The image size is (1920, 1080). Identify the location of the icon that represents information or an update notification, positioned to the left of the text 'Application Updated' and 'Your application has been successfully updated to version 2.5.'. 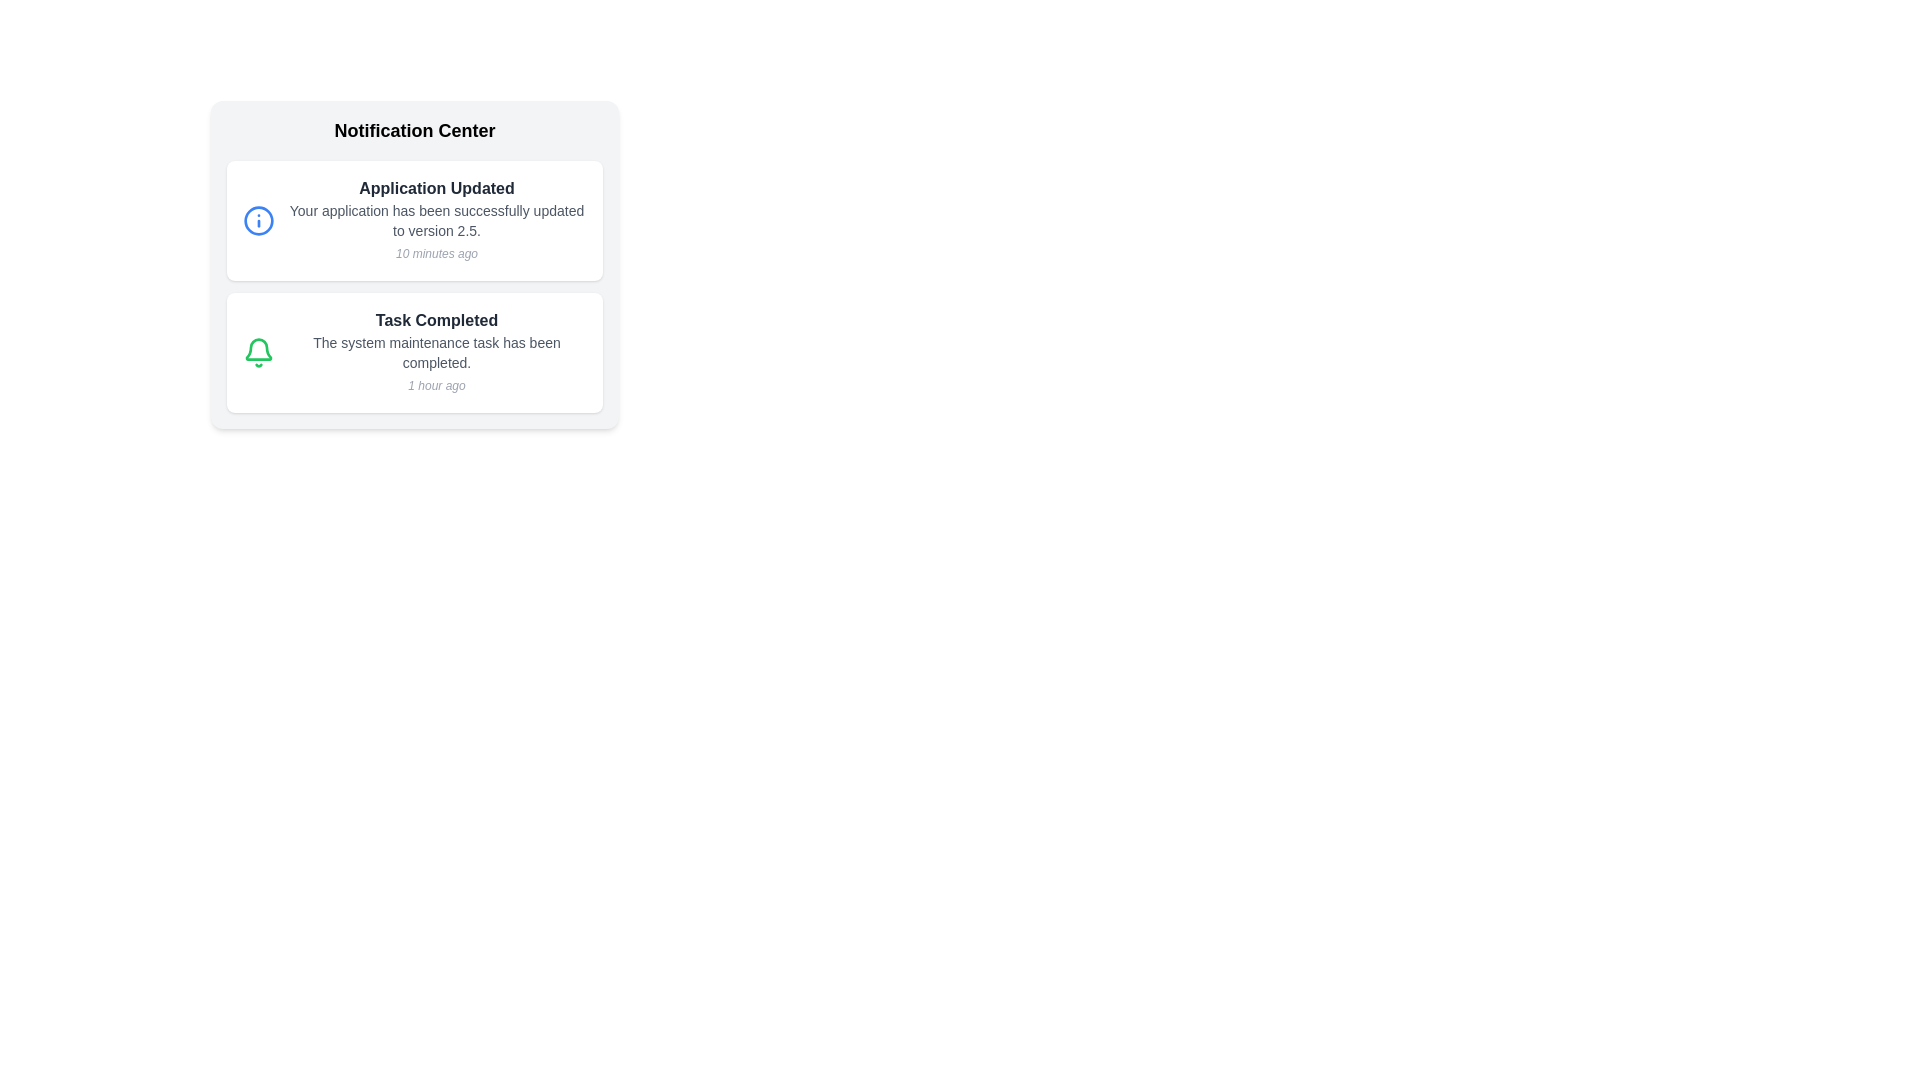
(258, 220).